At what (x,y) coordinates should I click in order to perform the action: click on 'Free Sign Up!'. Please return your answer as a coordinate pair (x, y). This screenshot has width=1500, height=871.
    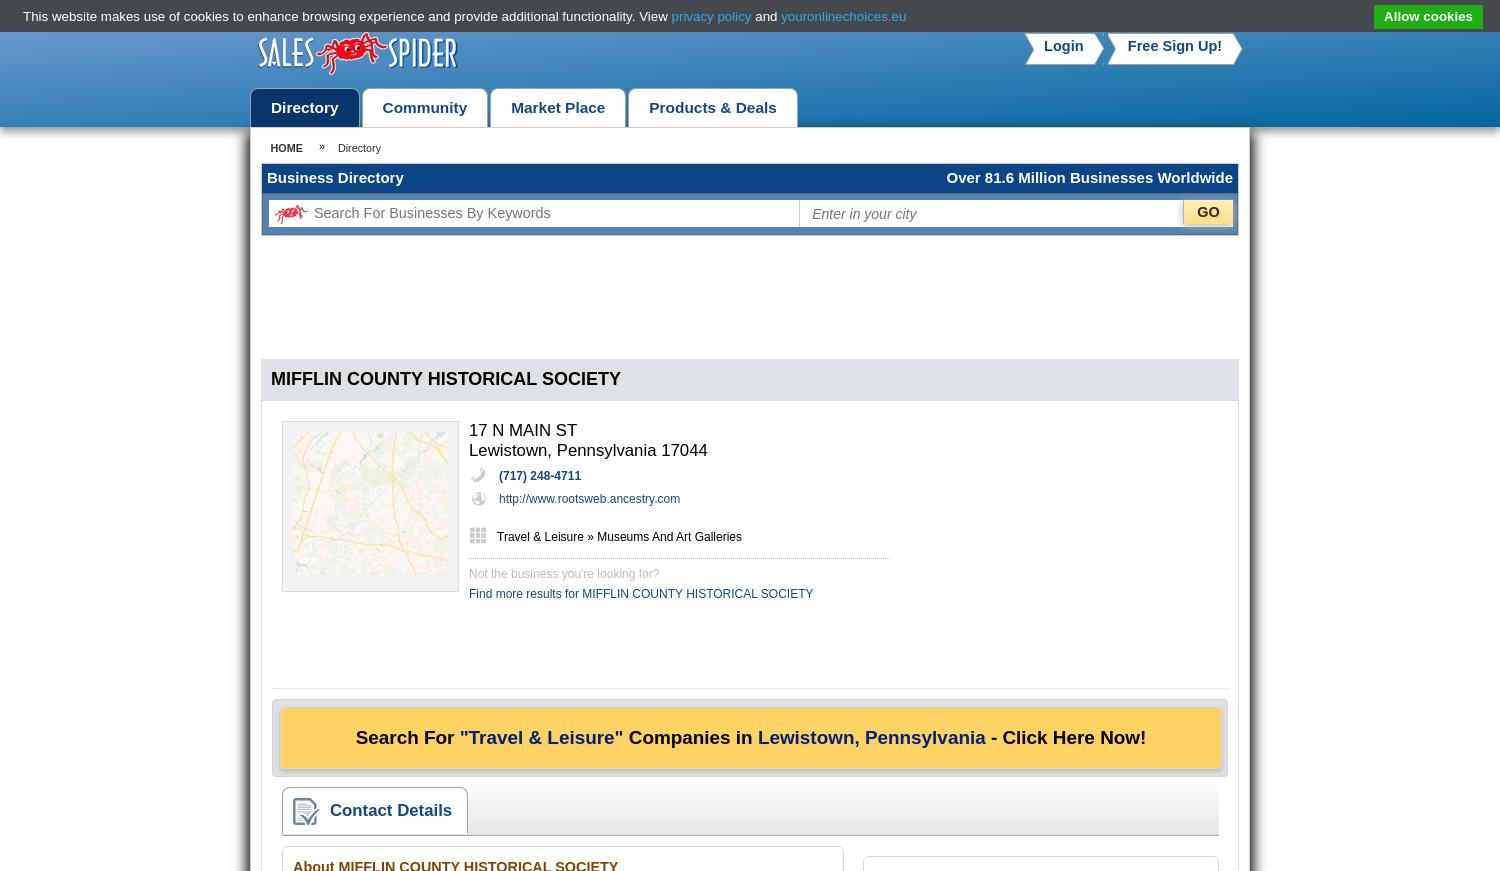
    Looking at the image, I should click on (1174, 44).